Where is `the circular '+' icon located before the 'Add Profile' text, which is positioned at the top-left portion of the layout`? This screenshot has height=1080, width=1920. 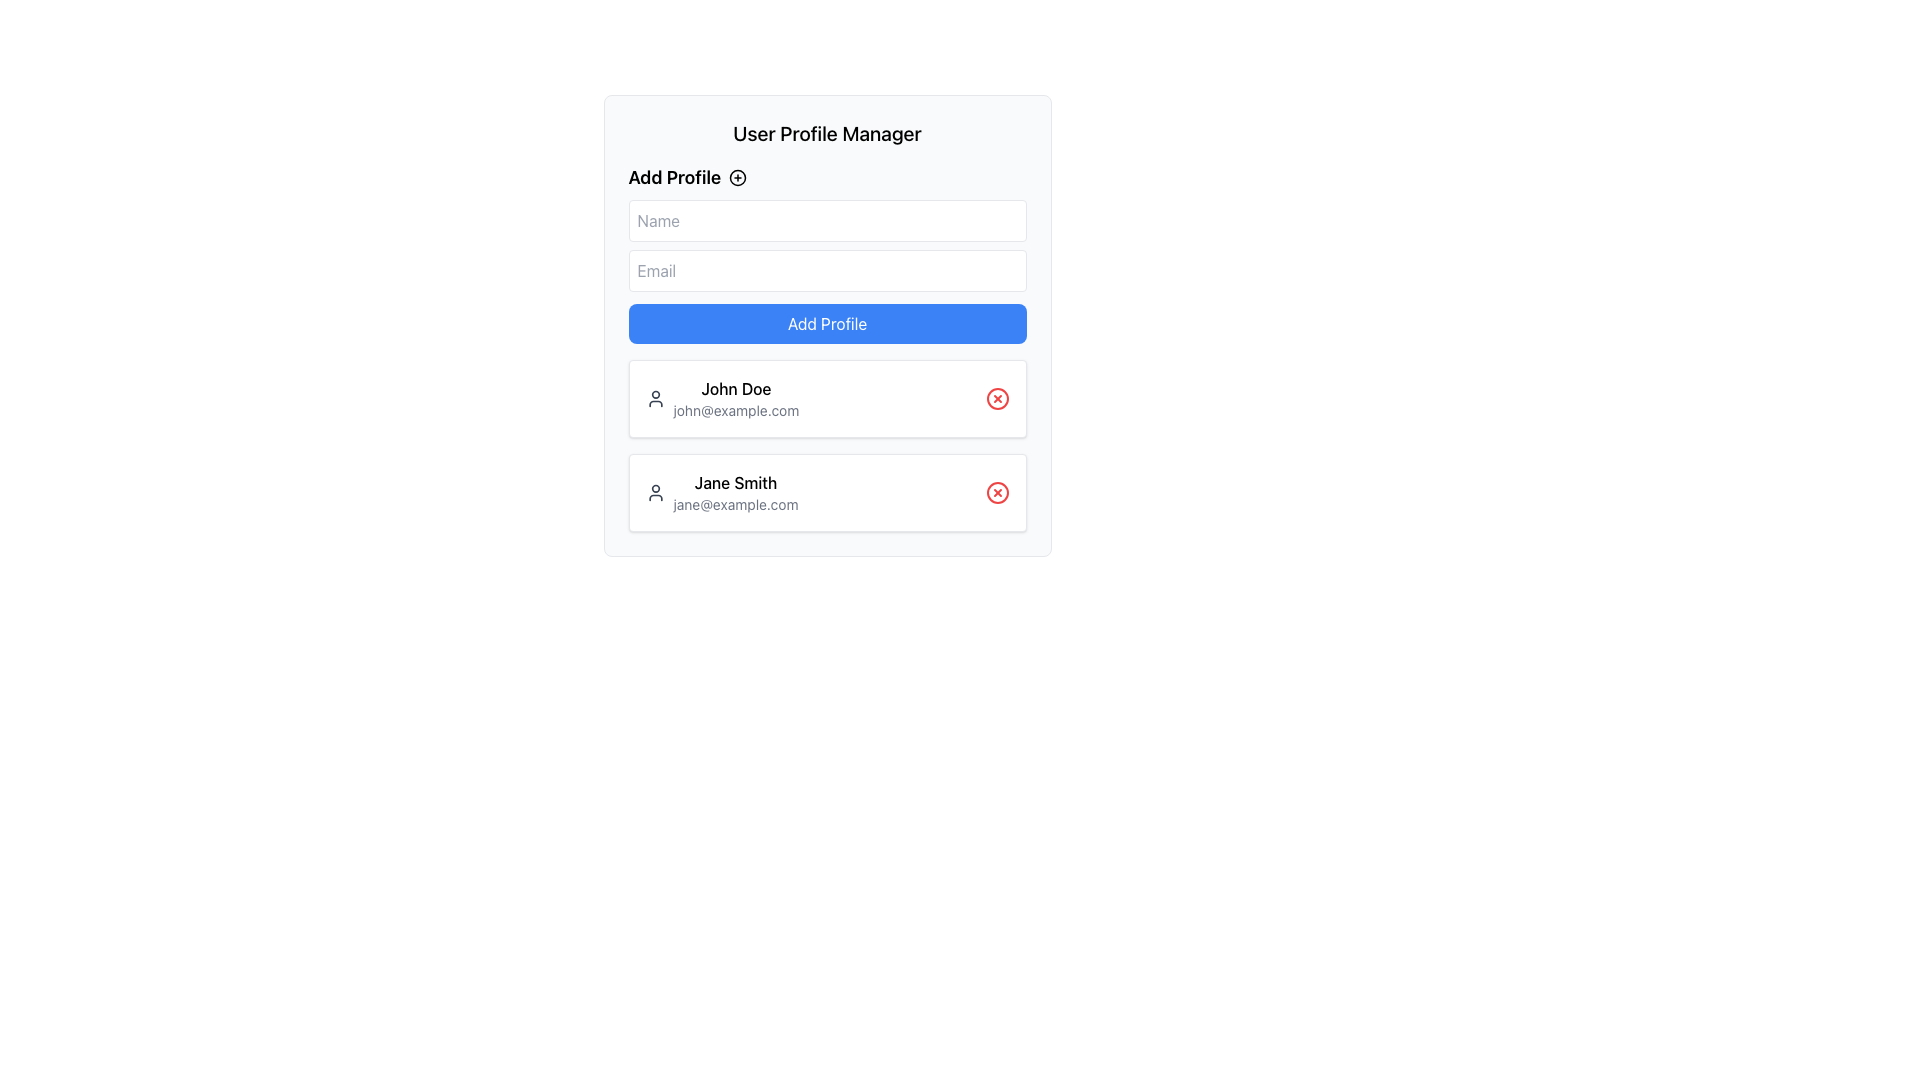
the circular '+' icon located before the 'Add Profile' text, which is positioned at the top-left portion of the layout is located at coordinates (737, 176).